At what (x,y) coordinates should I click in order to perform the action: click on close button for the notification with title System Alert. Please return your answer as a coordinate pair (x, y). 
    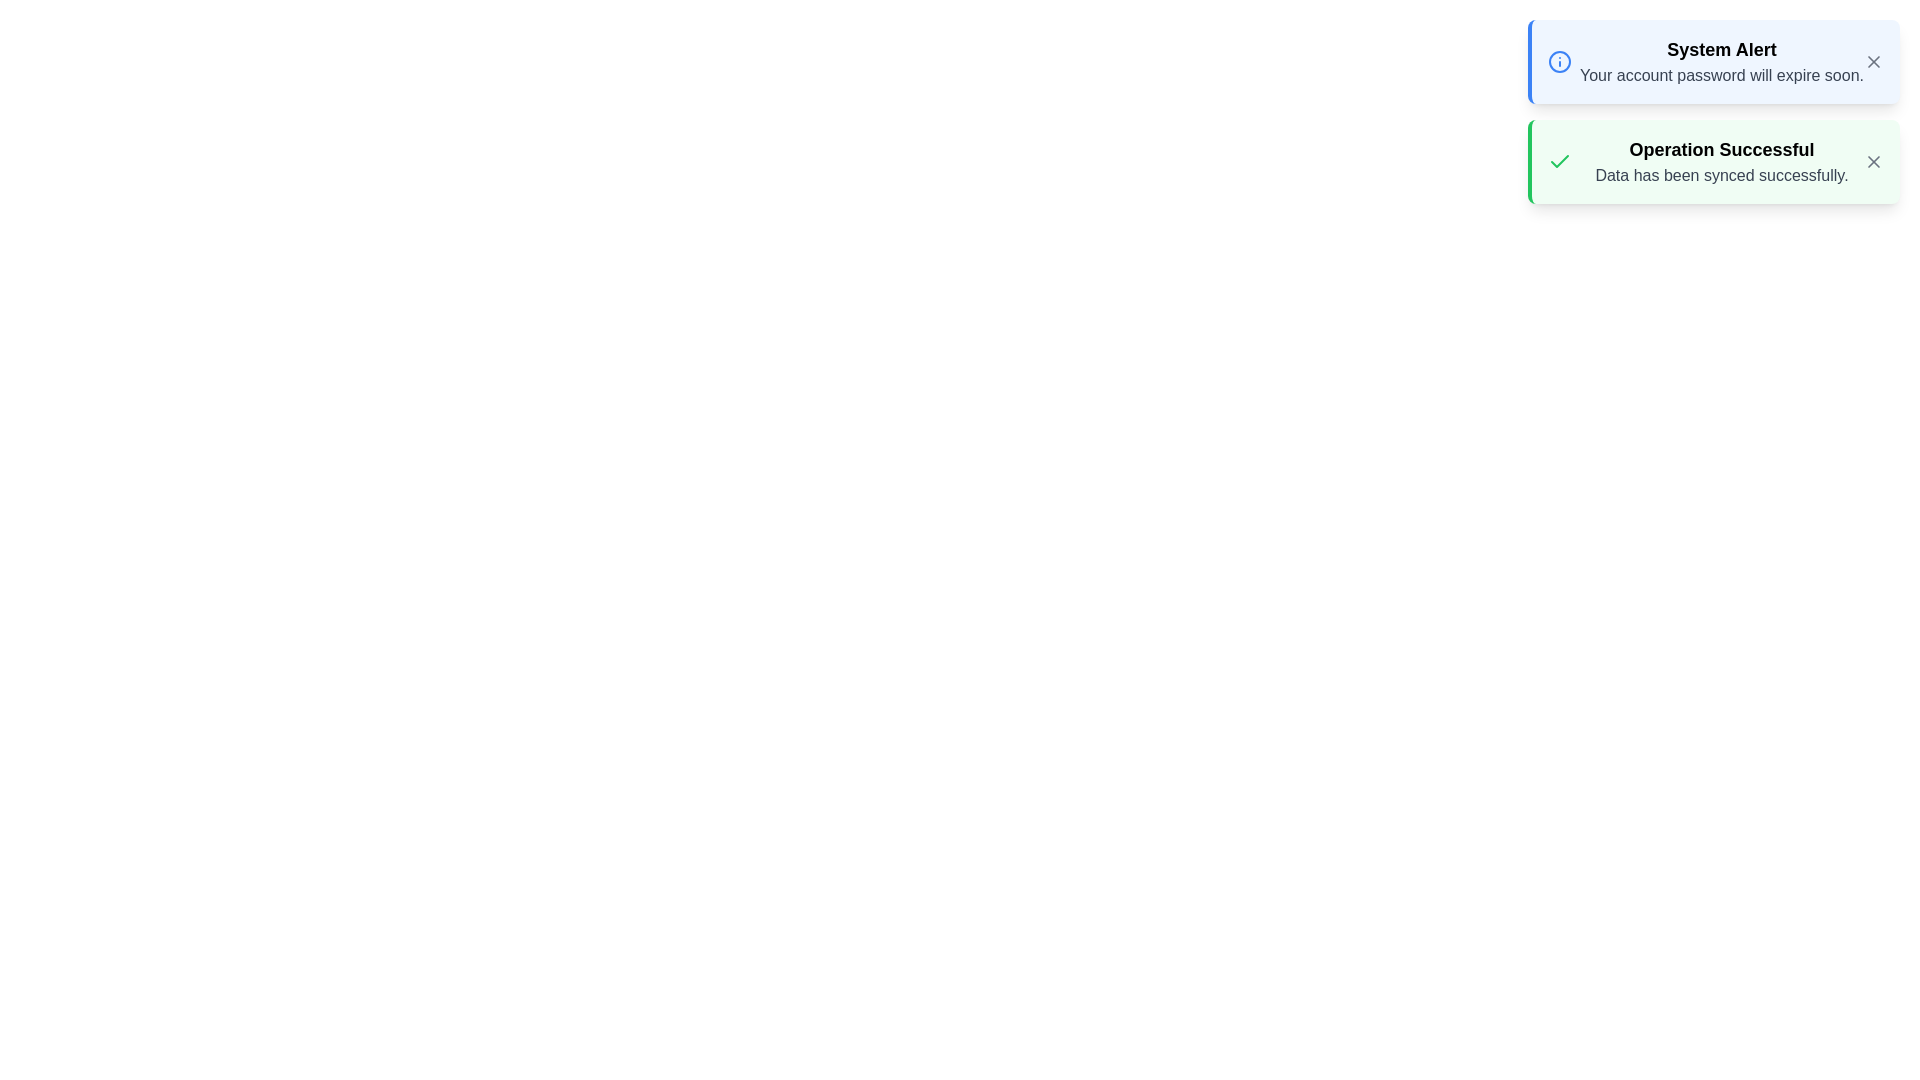
    Looking at the image, I should click on (1872, 60).